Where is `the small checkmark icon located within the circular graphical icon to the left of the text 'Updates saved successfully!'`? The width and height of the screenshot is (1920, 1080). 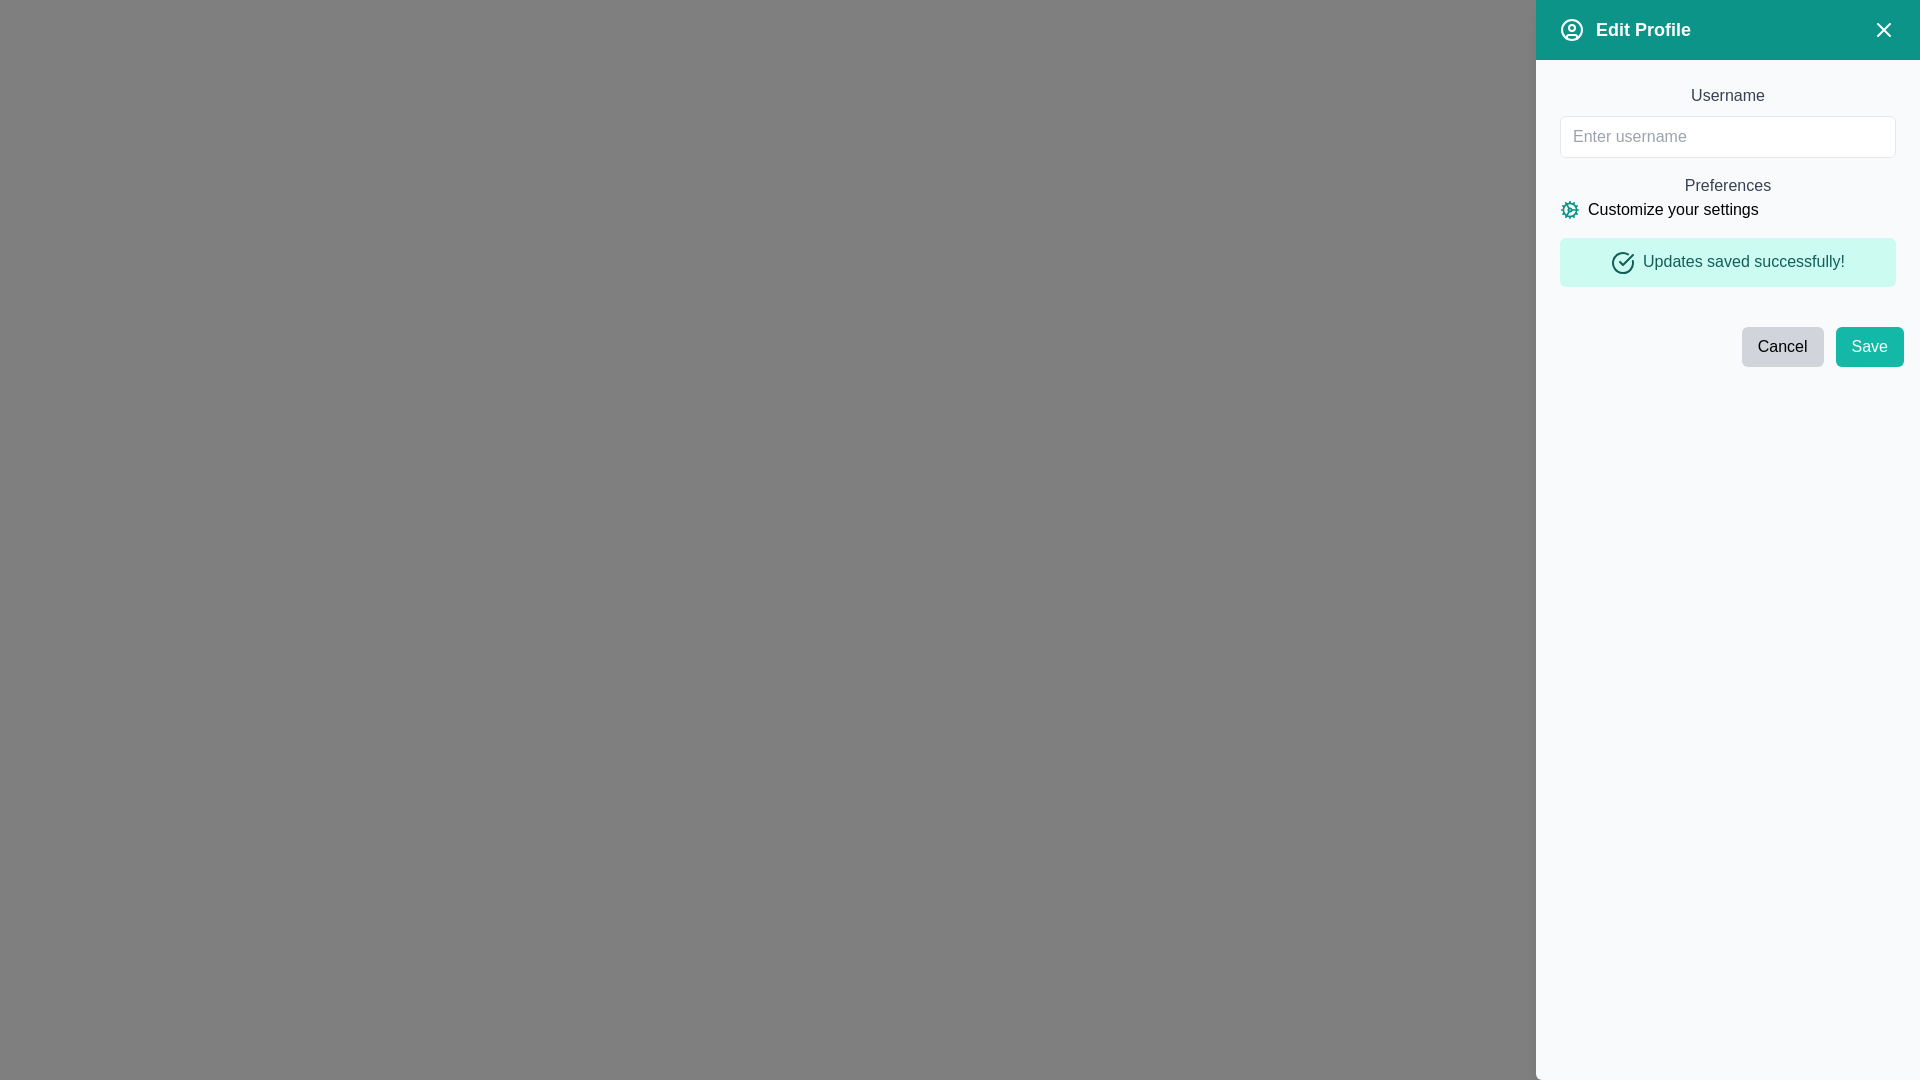 the small checkmark icon located within the circular graphical icon to the left of the text 'Updates saved successfully!' is located at coordinates (1626, 258).